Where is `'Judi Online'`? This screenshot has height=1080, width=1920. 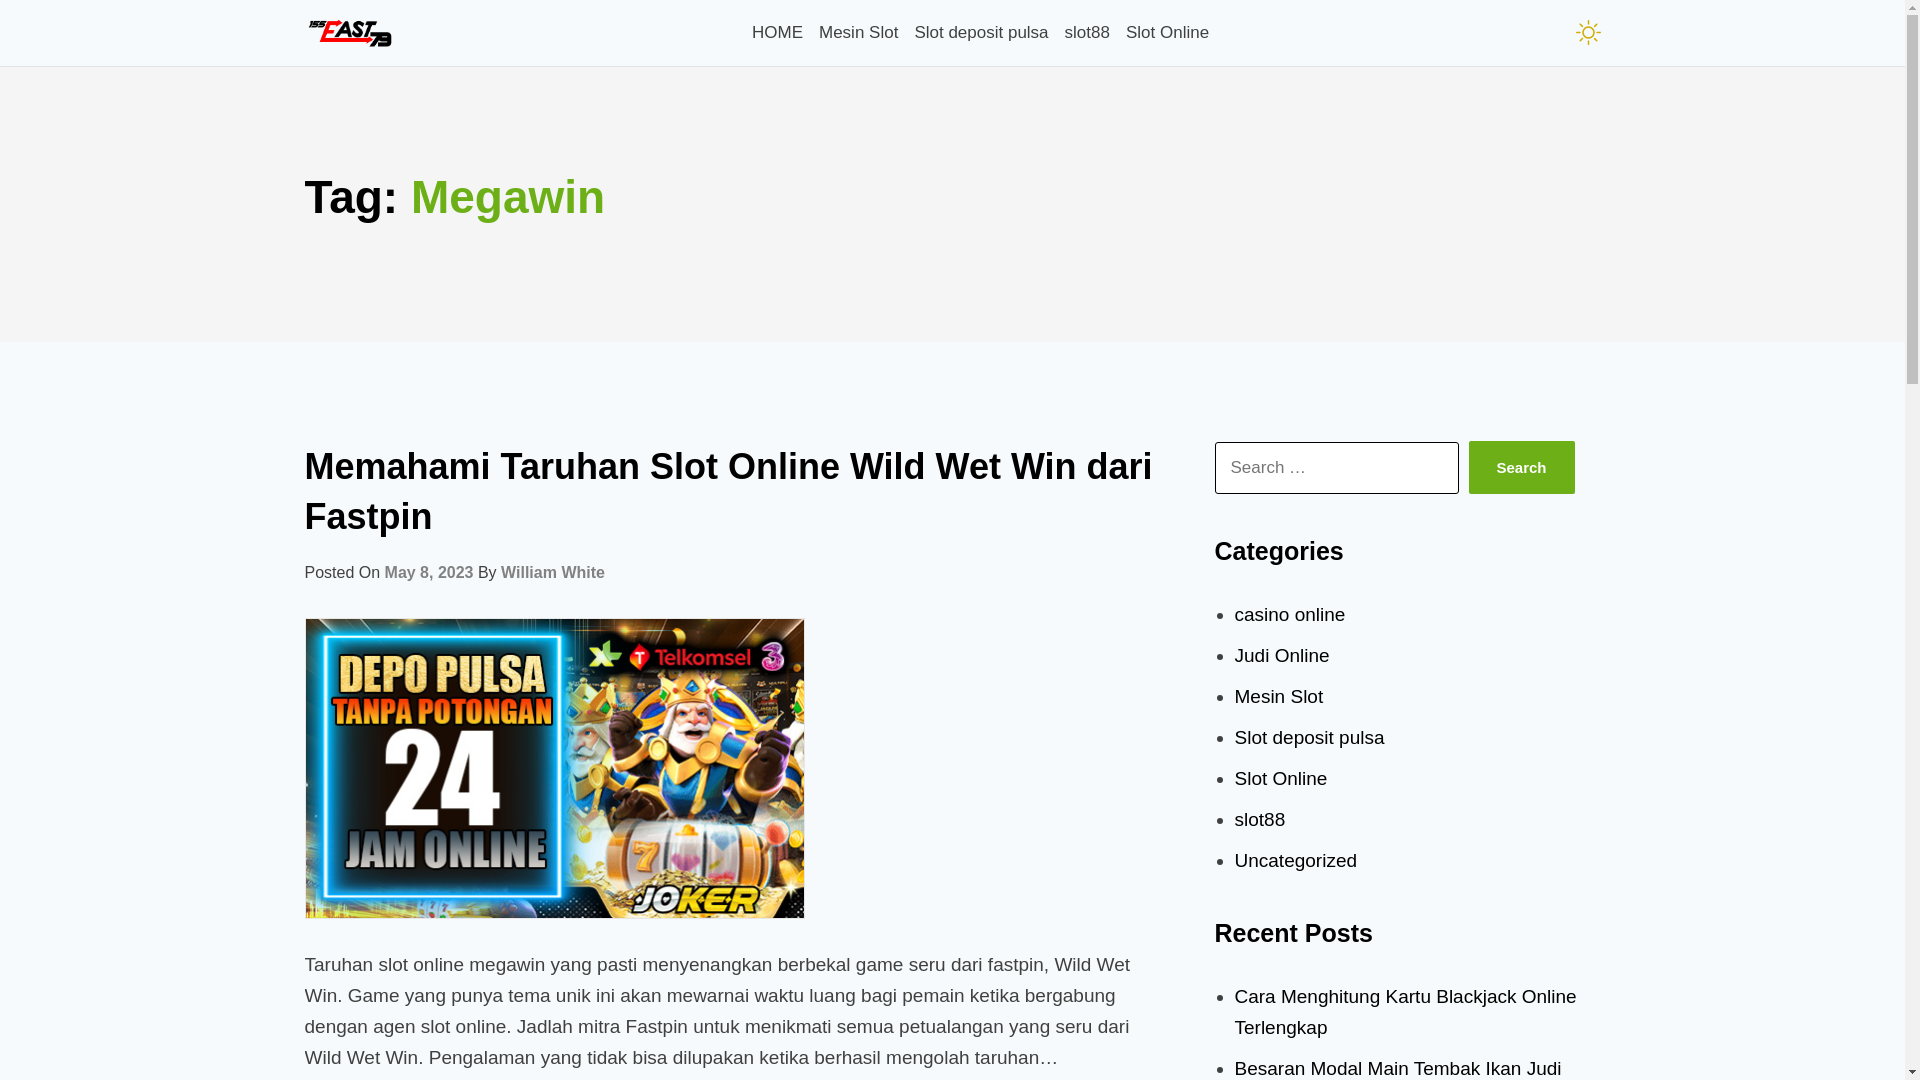 'Judi Online' is located at coordinates (1232, 655).